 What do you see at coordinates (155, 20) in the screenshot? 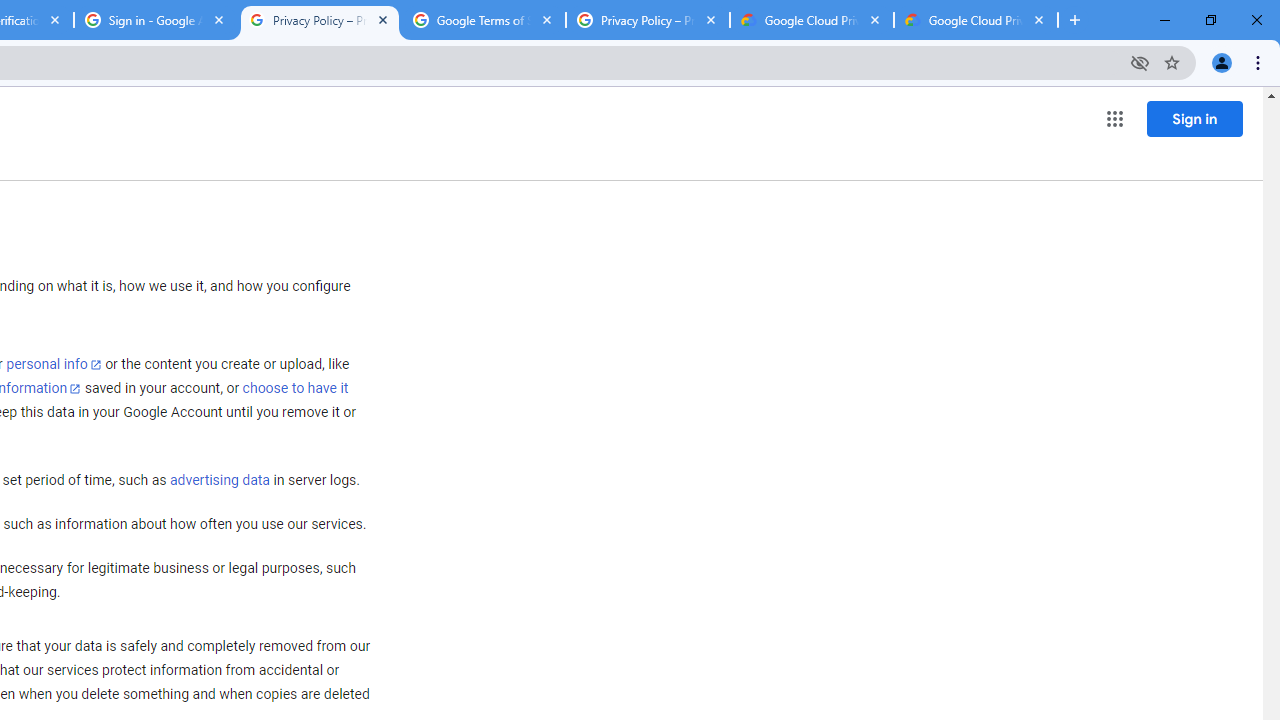
I see `'Sign in - Google Accounts'` at bounding box center [155, 20].